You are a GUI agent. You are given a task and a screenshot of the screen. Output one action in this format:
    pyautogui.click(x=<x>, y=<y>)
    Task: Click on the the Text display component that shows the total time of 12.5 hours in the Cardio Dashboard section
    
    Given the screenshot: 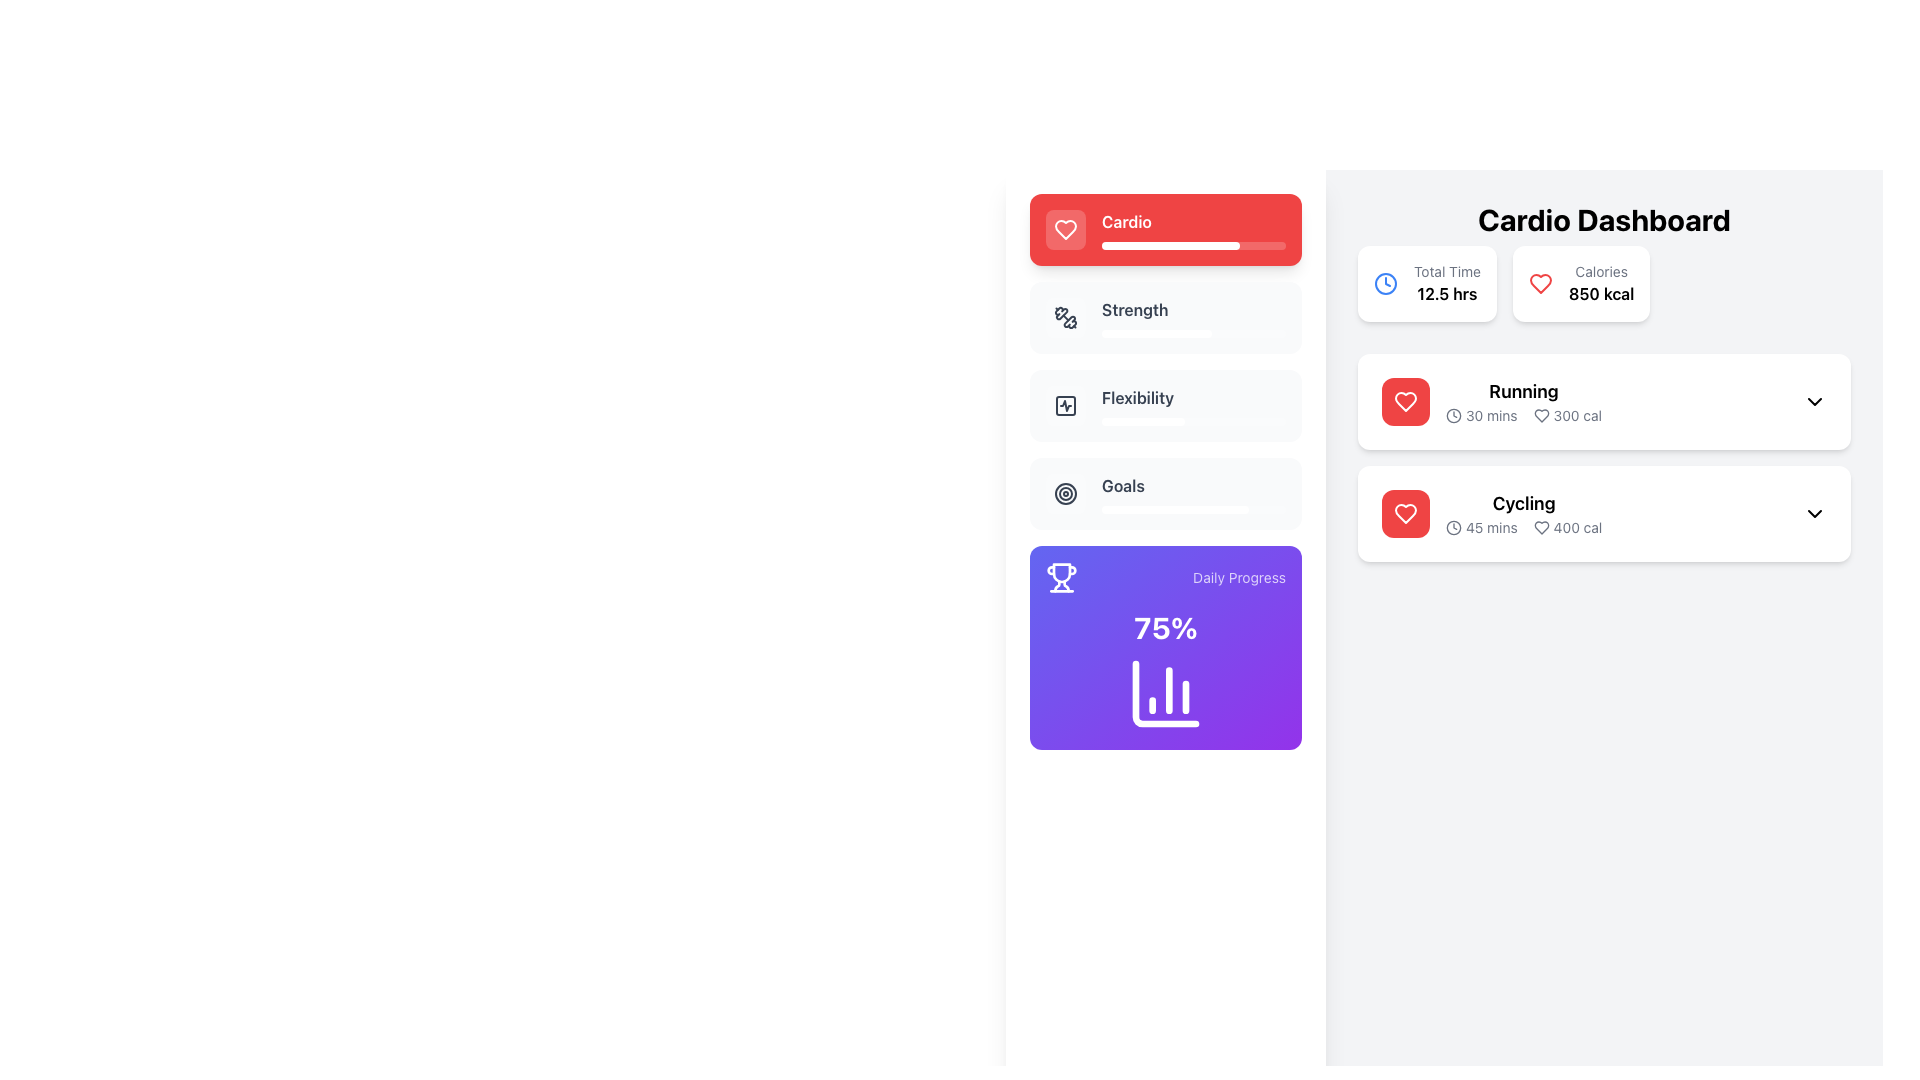 What is the action you would take?
    pyautogui.click(x=1447, y=284)
    